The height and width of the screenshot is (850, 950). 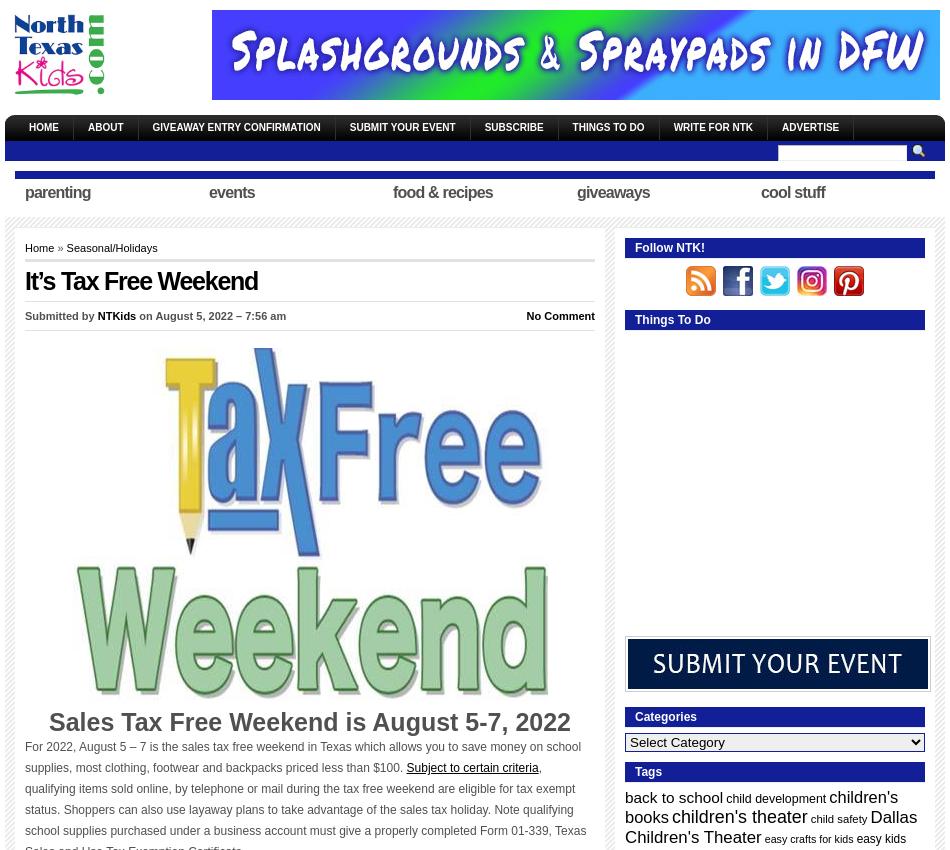 I want to click on 'No Comment', so click(x=526, y=316).